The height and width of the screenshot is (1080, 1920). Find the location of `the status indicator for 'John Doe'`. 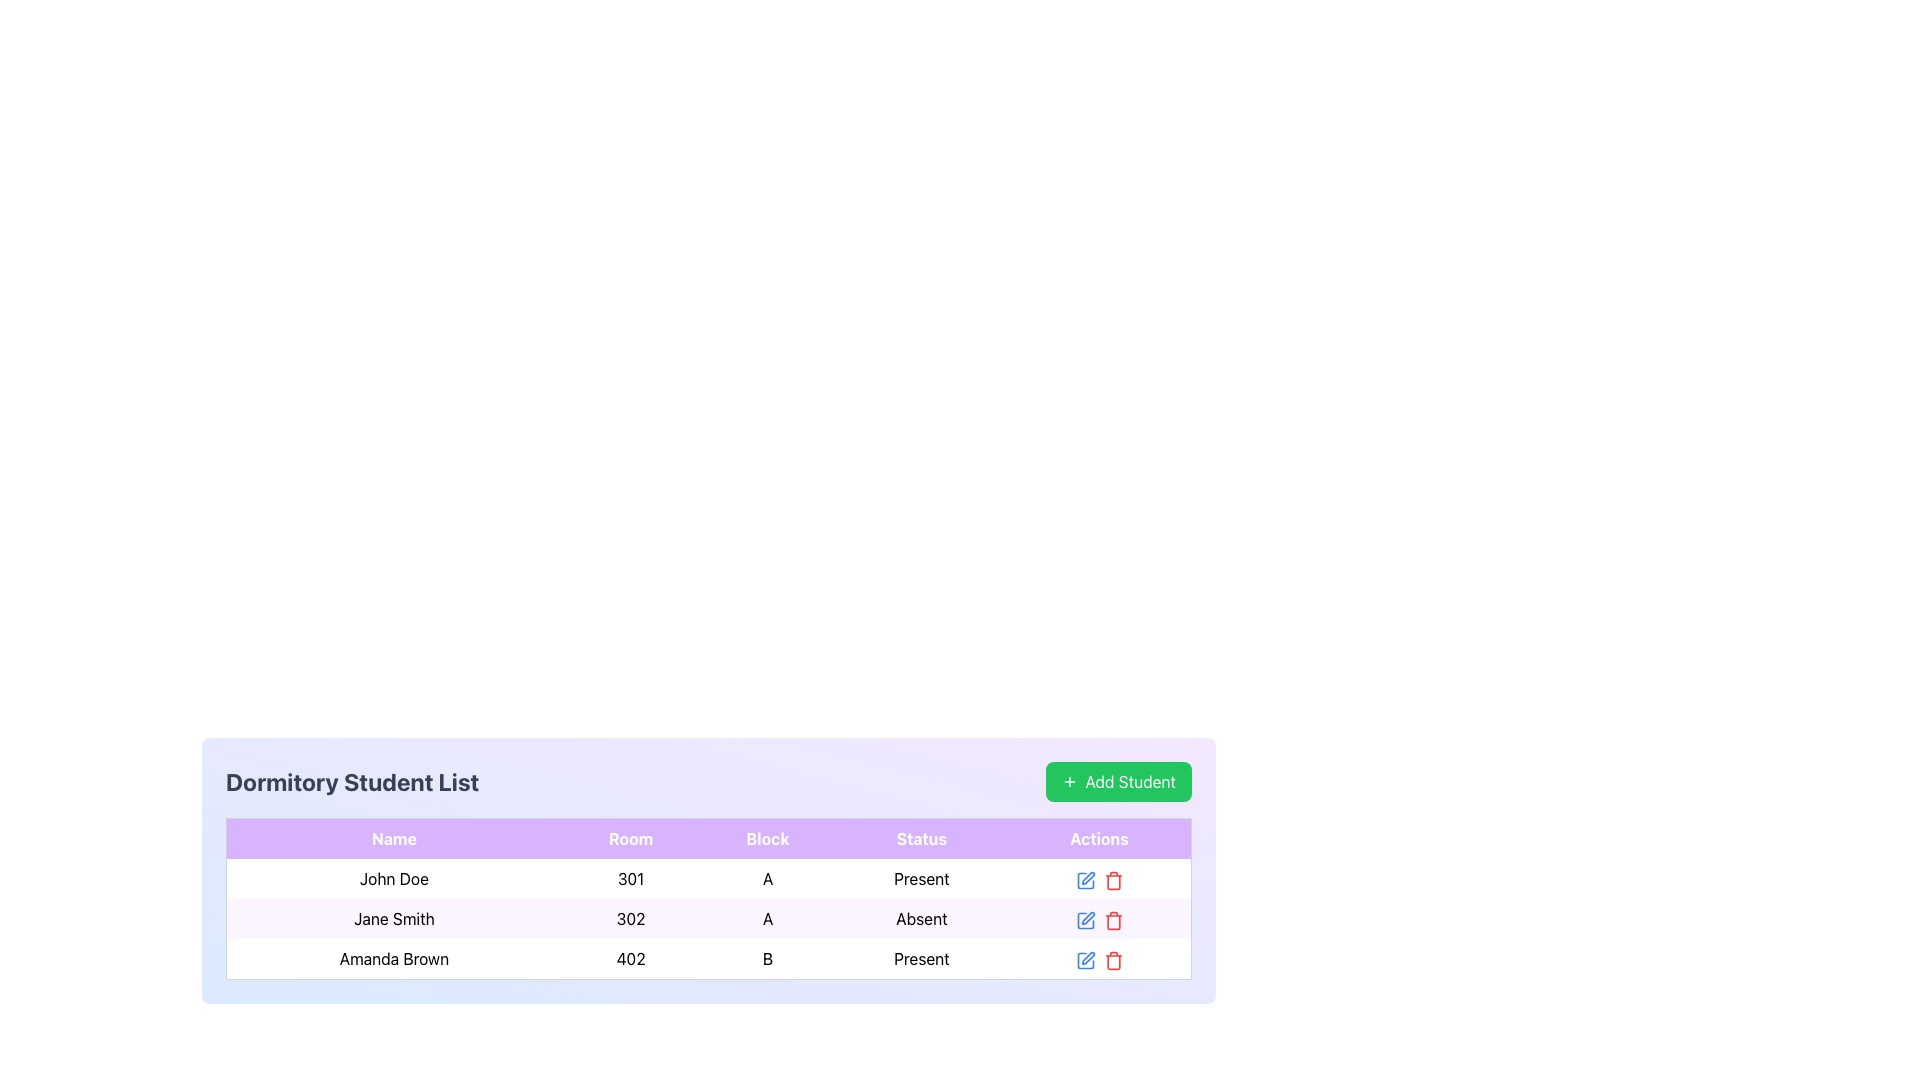

the status indicator for 'John Doe' is located at coordinates (920, 878).